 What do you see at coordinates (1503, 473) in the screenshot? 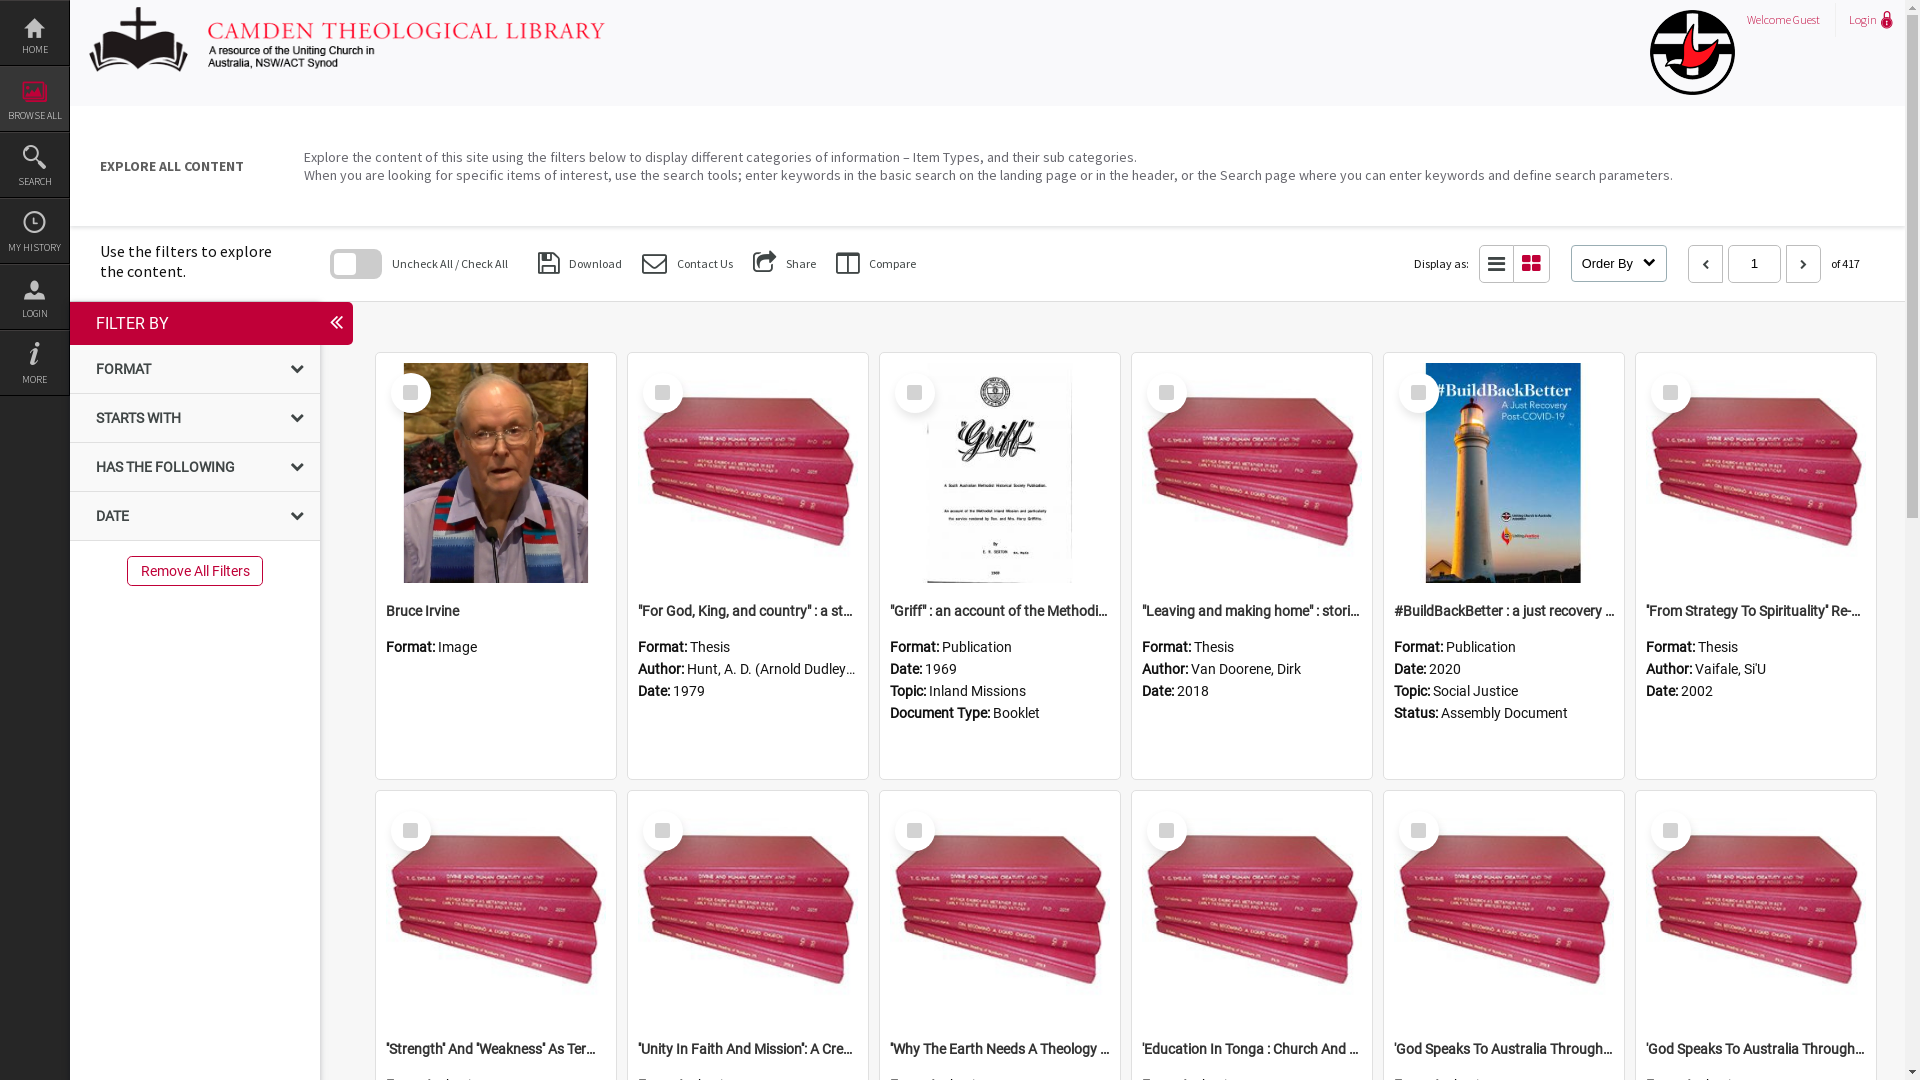
I see `'#BuildBackBetter : a just recovery post-COVID-19'` at bounding box center [1503, 473].